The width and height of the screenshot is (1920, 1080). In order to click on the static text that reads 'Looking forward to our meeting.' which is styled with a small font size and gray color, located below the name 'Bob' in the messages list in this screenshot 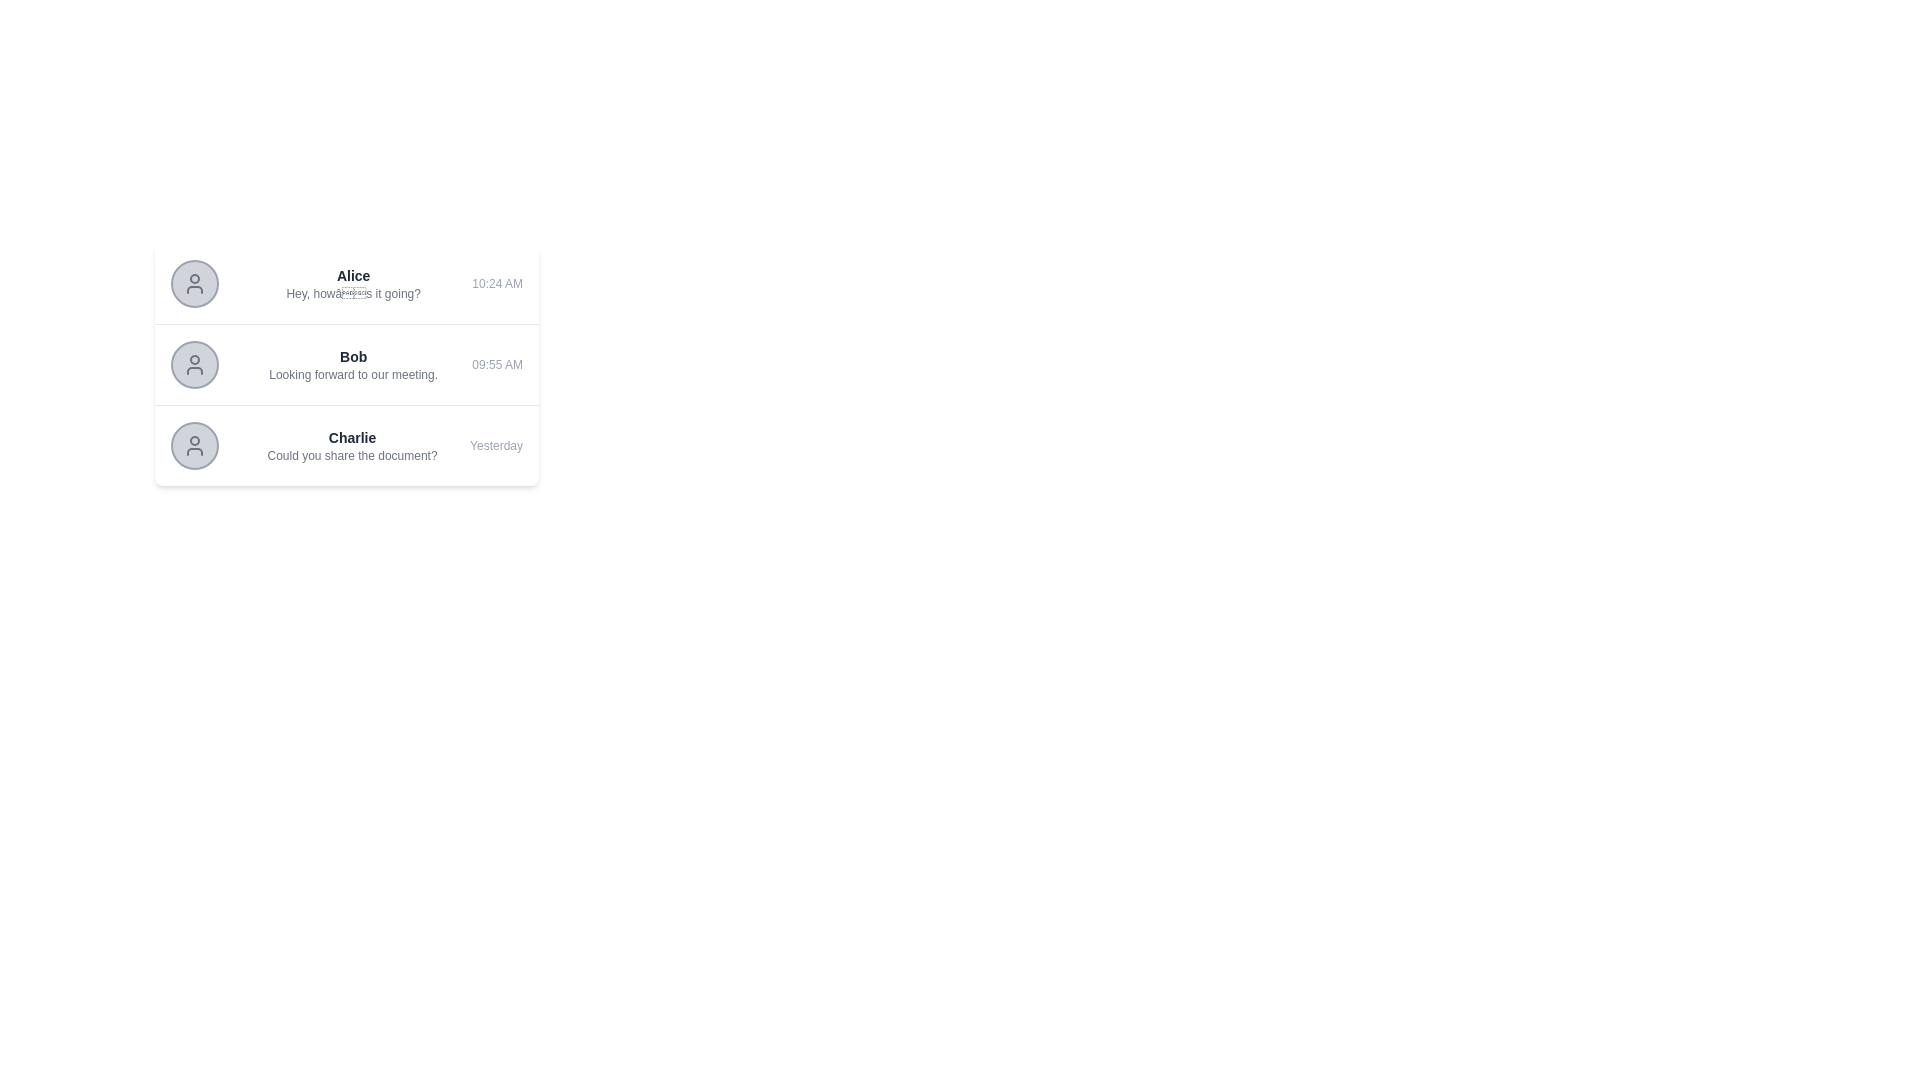, I will do `click(353, 374)`.